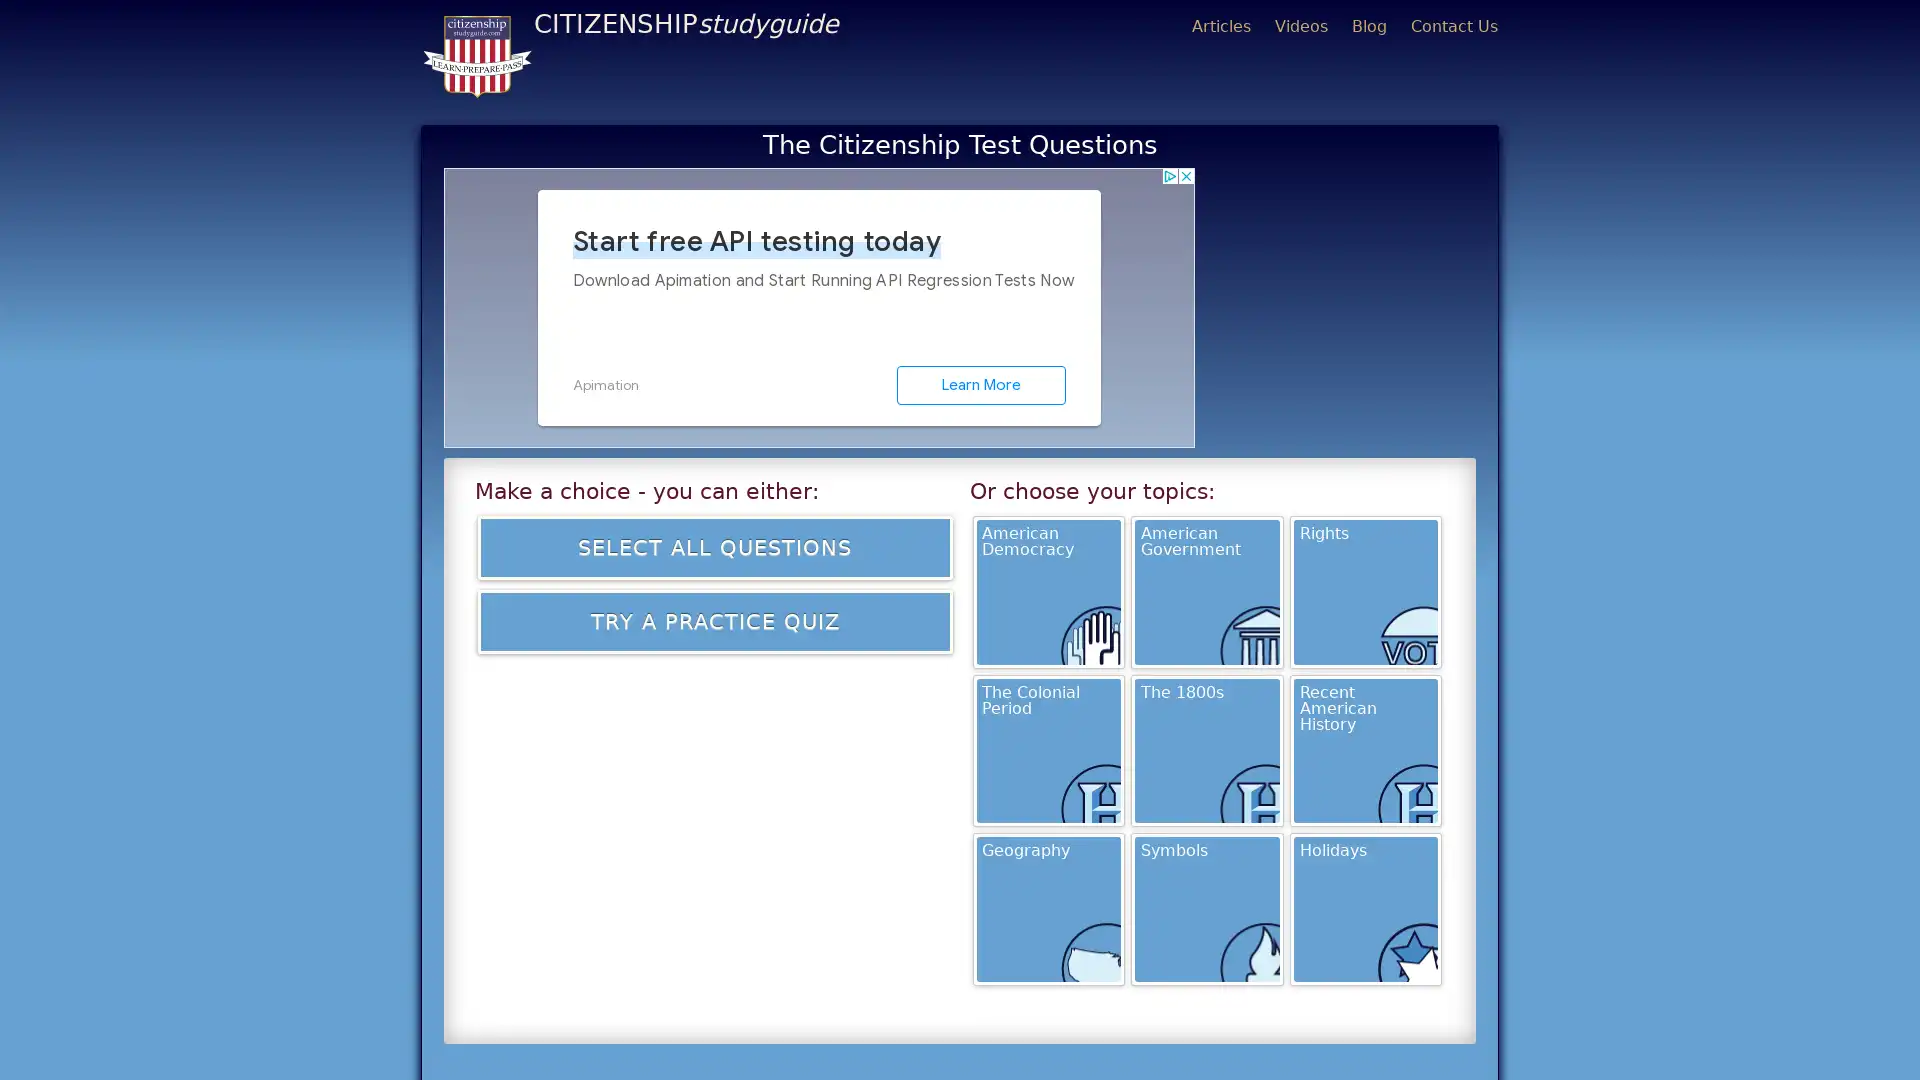 The image size is (1920, 1080). What do you see at coordinates (715, 620) in the screenshot?
I see `Try a Practice Quiz` at bounding box center [715, 620].